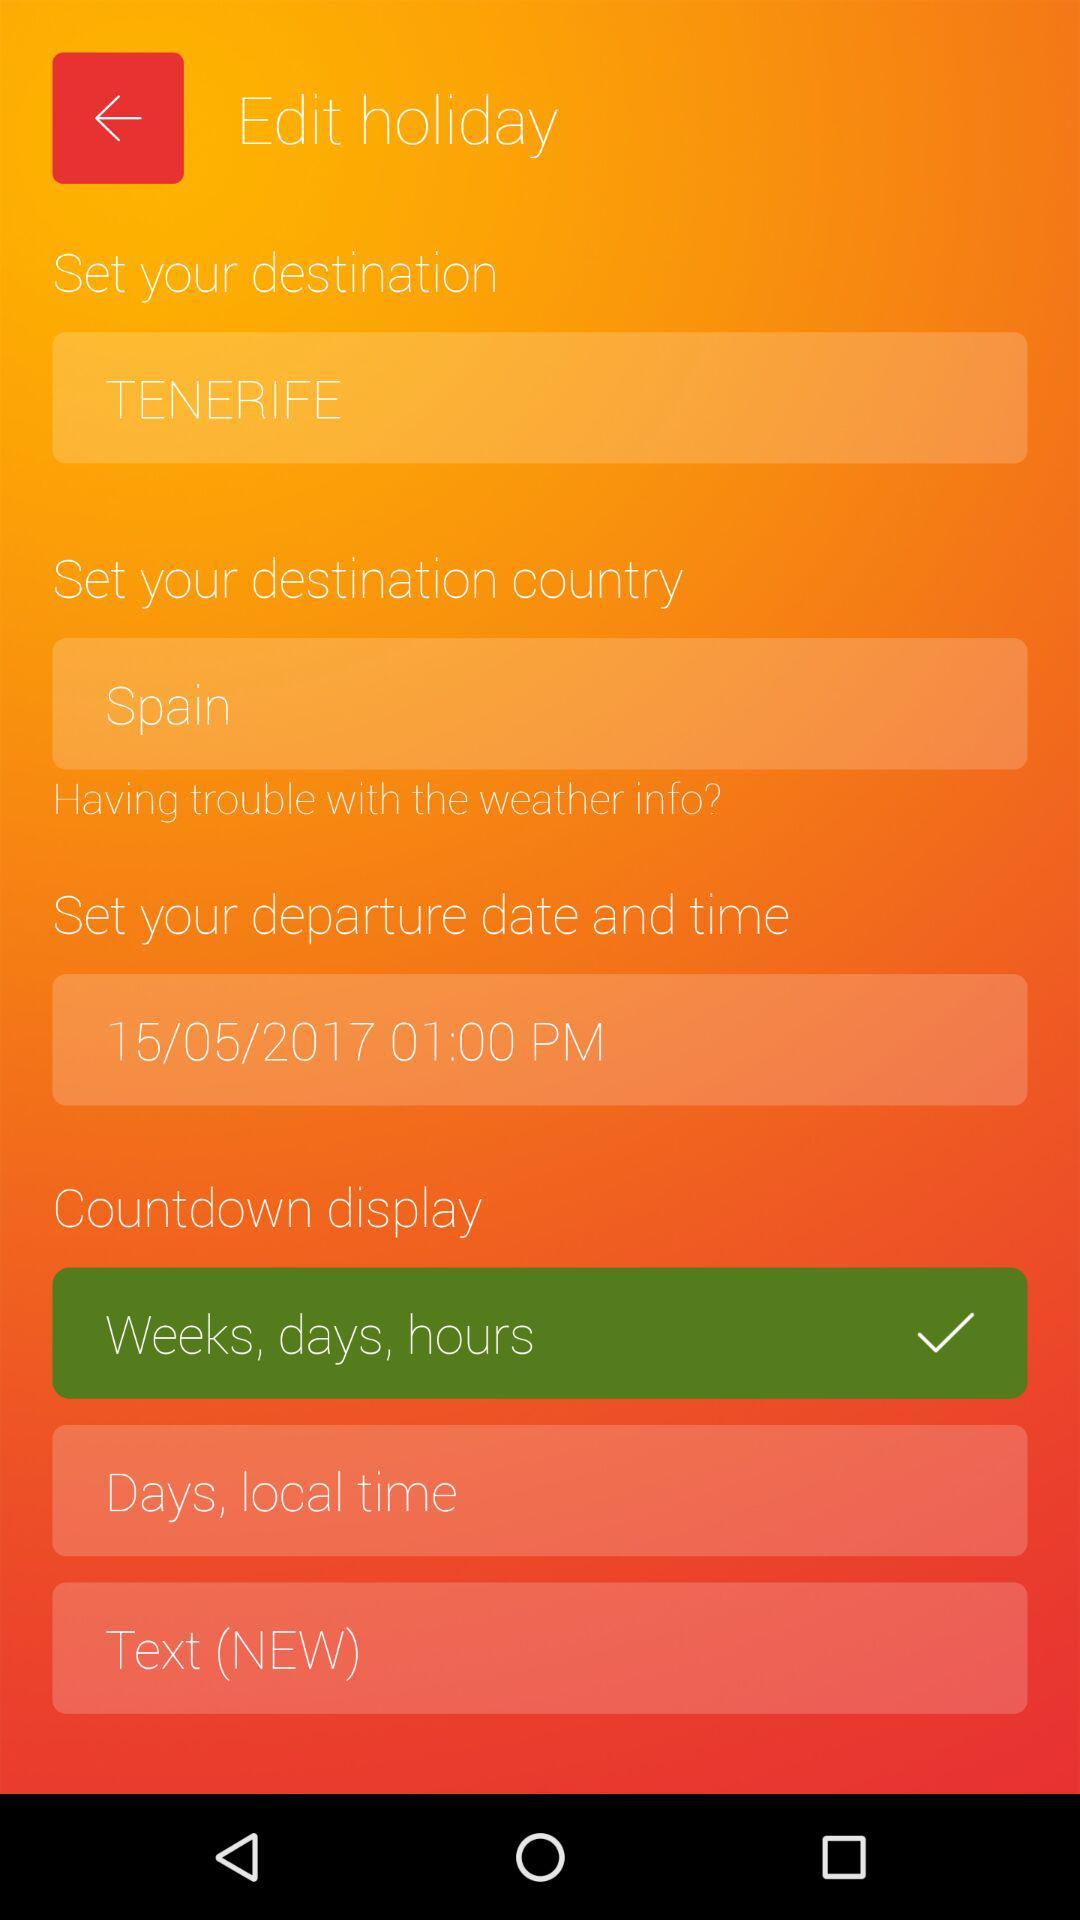 The height and width of the screenshot is (1920, 1080). Describe the element at coordinates (540, 397) in the screenshot. I see `tenerife item` at that location.